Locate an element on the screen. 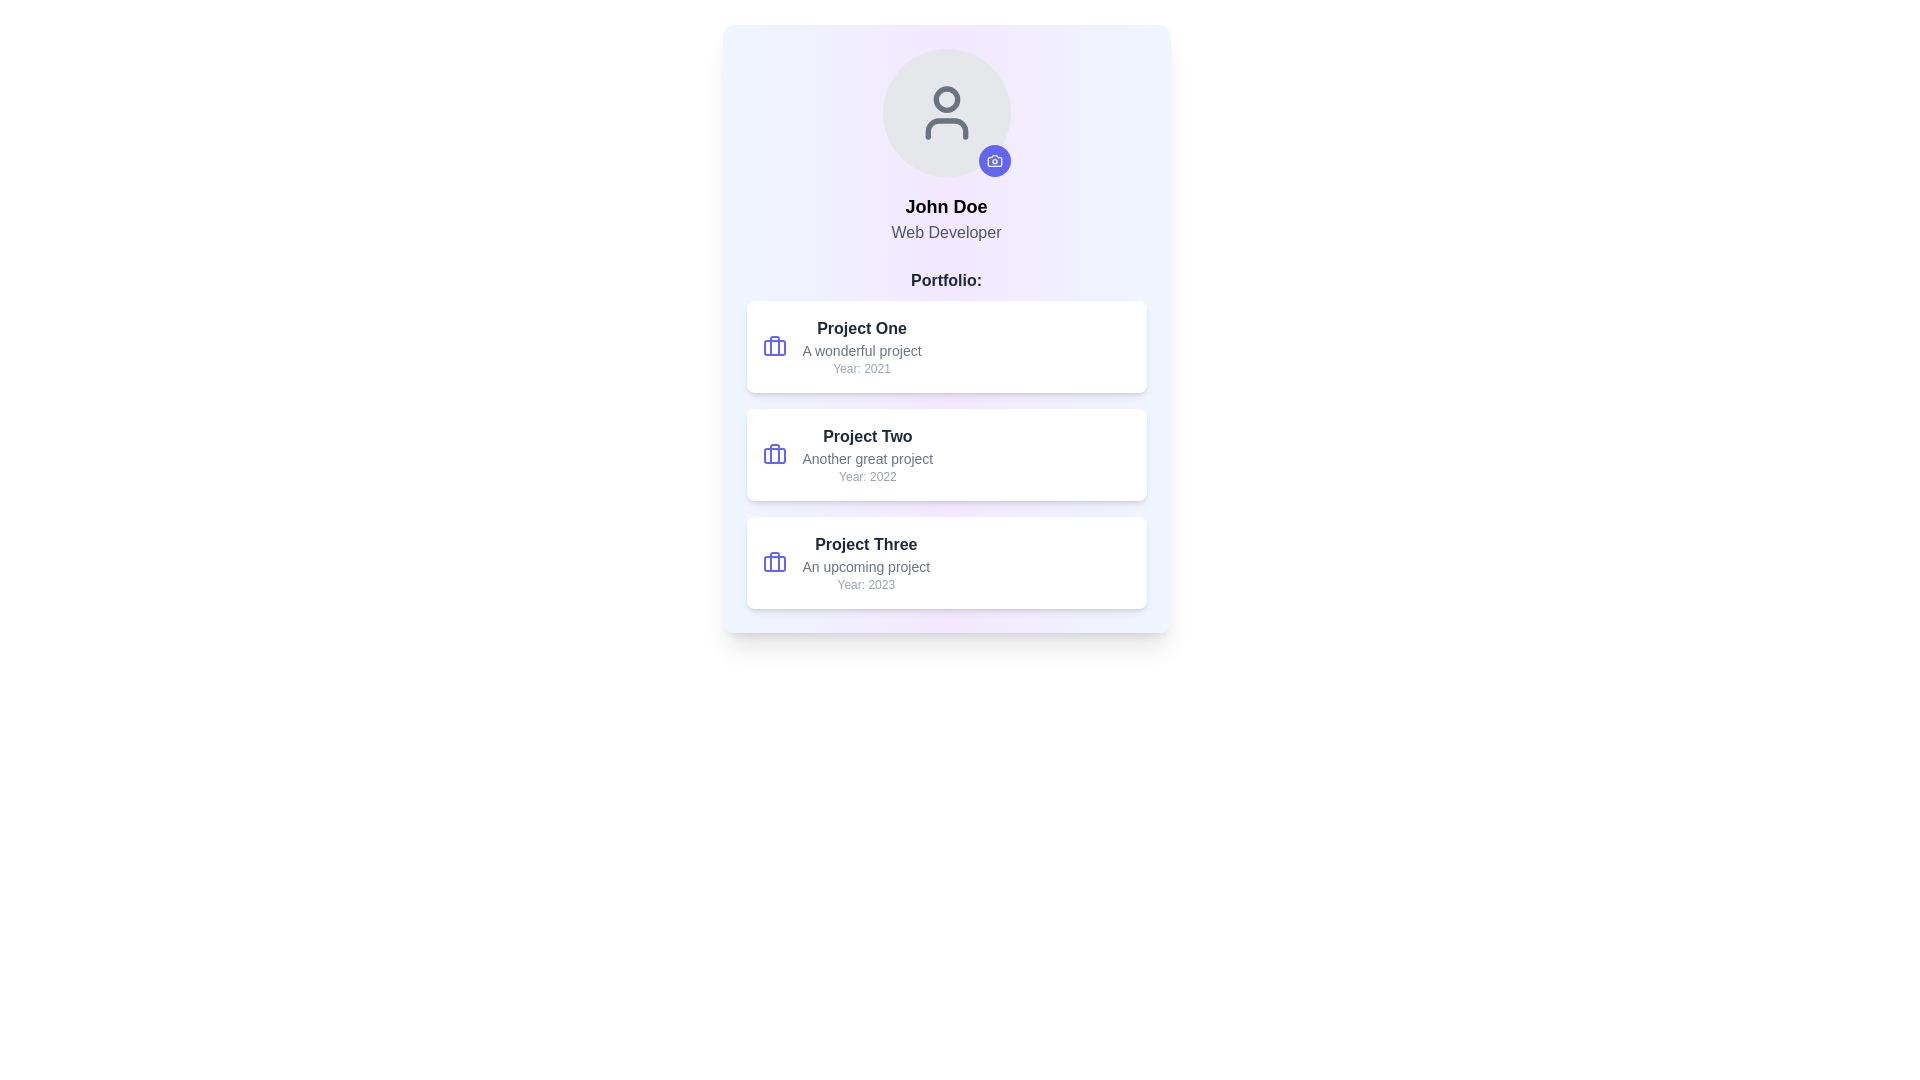  text displayed in the year label associated with 'Project Three', which is located within the third card of a vertically arranged portfolio section is located at coordinates (866, 585).